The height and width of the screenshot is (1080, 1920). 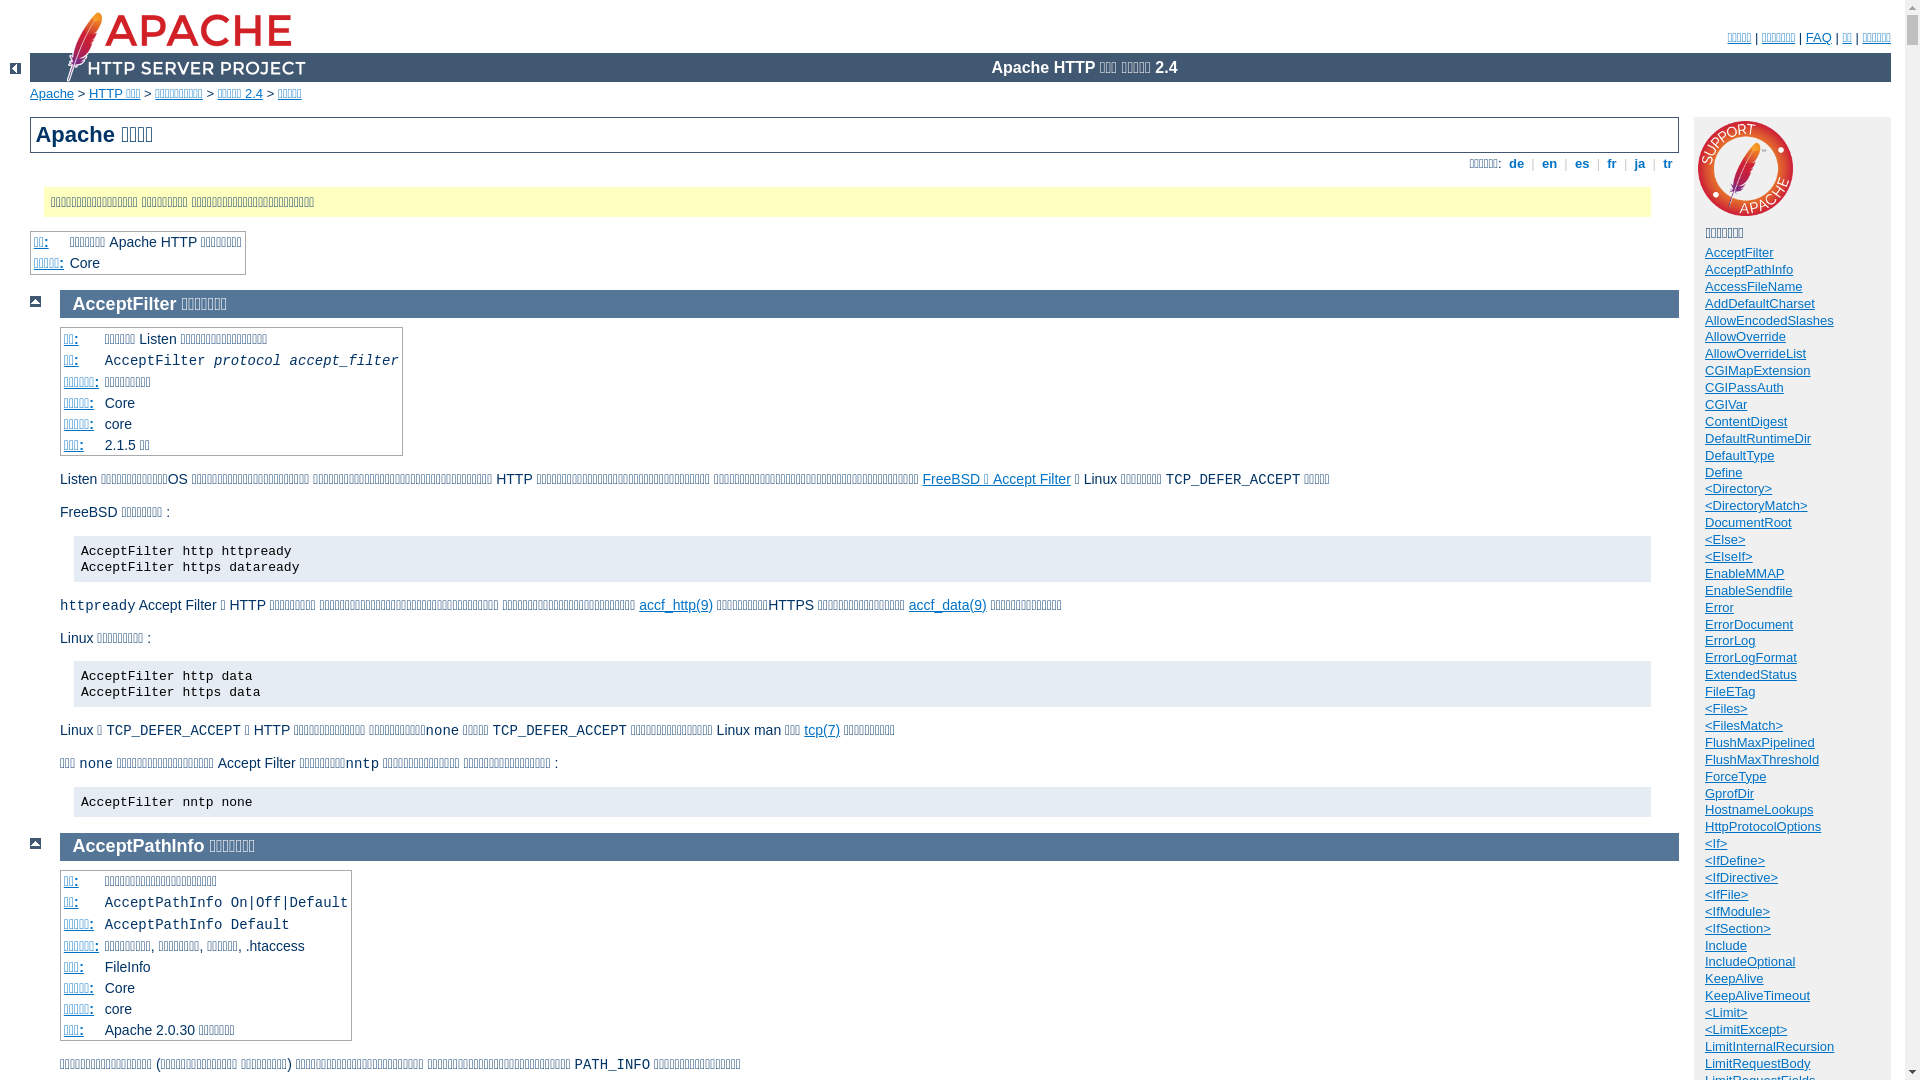 What do you see at coordinates (1757, 808) in the screenshot?
I see `'HostnameLookups'` at bounding box center [1757, 808].